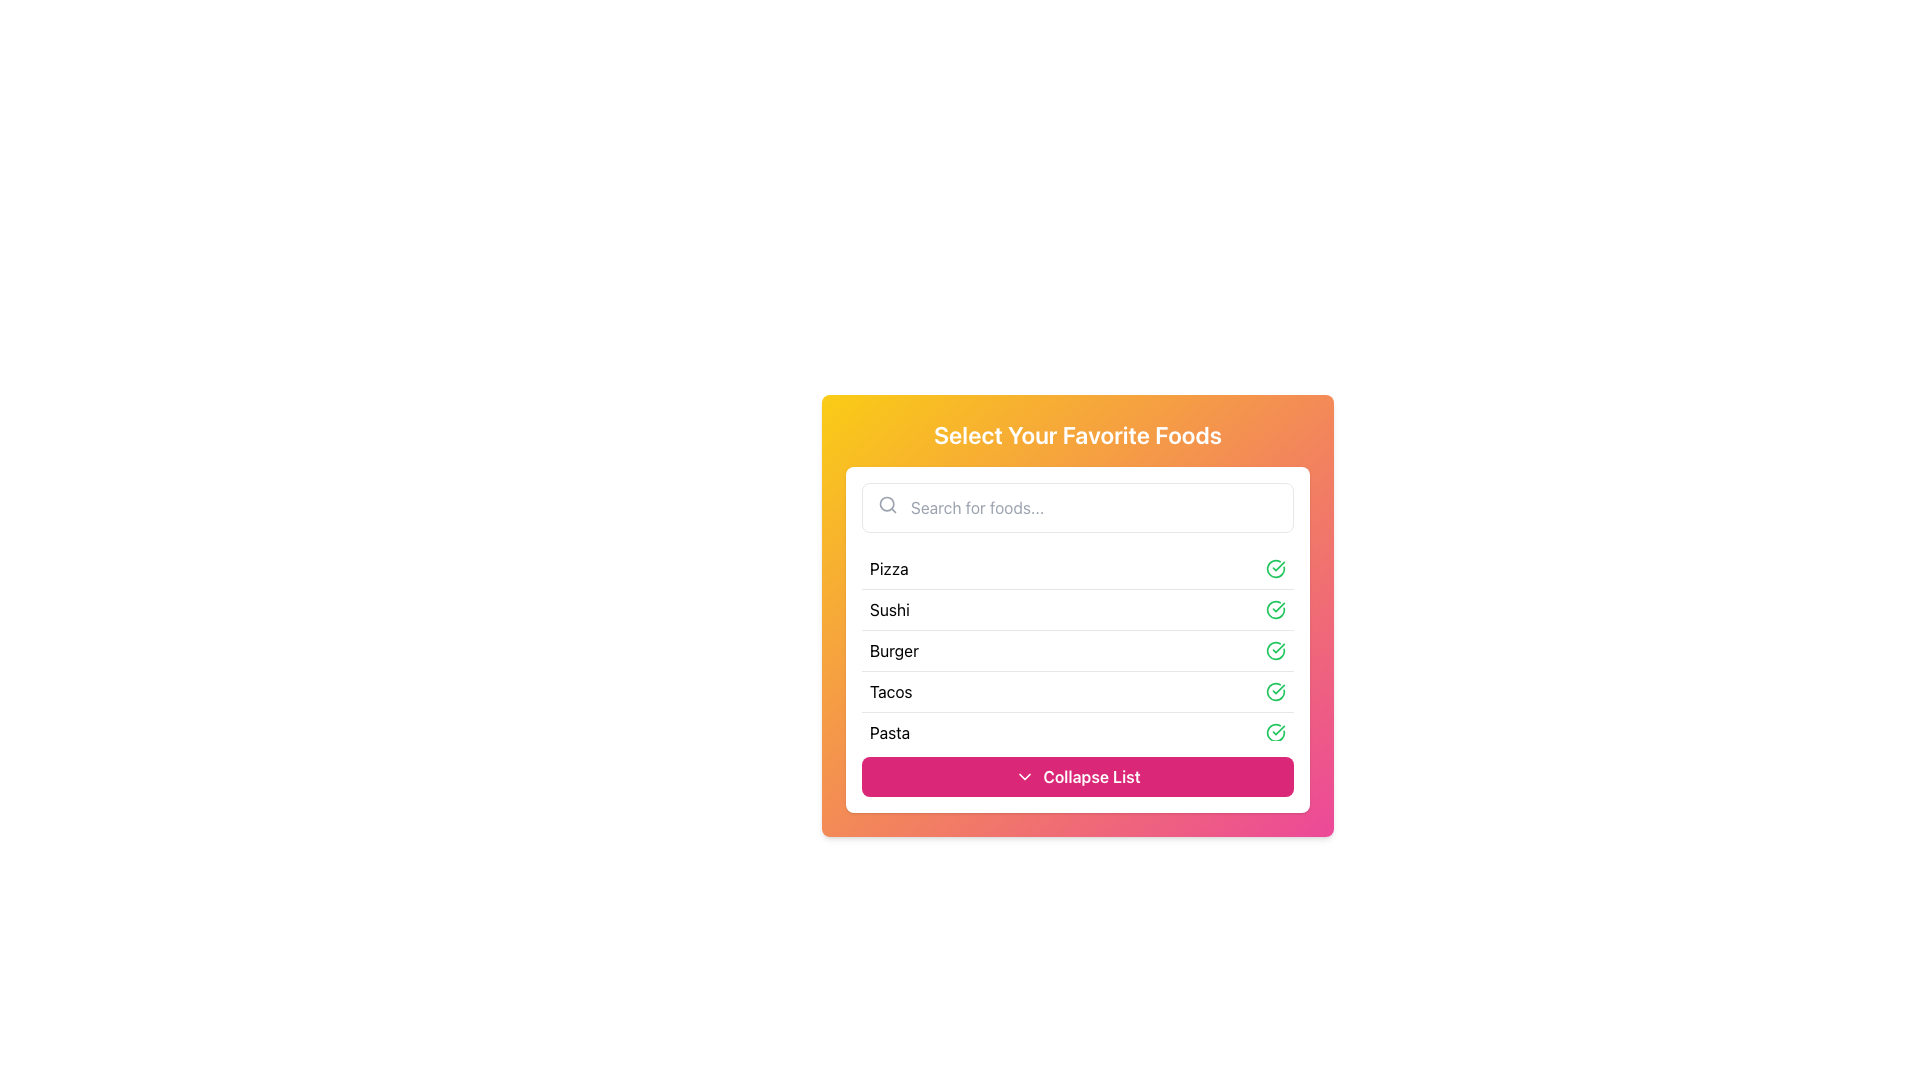  I want to click on the List Item representing 'Burger' within the selection list titled 'Select Your Favorite Foods', so click(1077, 640).